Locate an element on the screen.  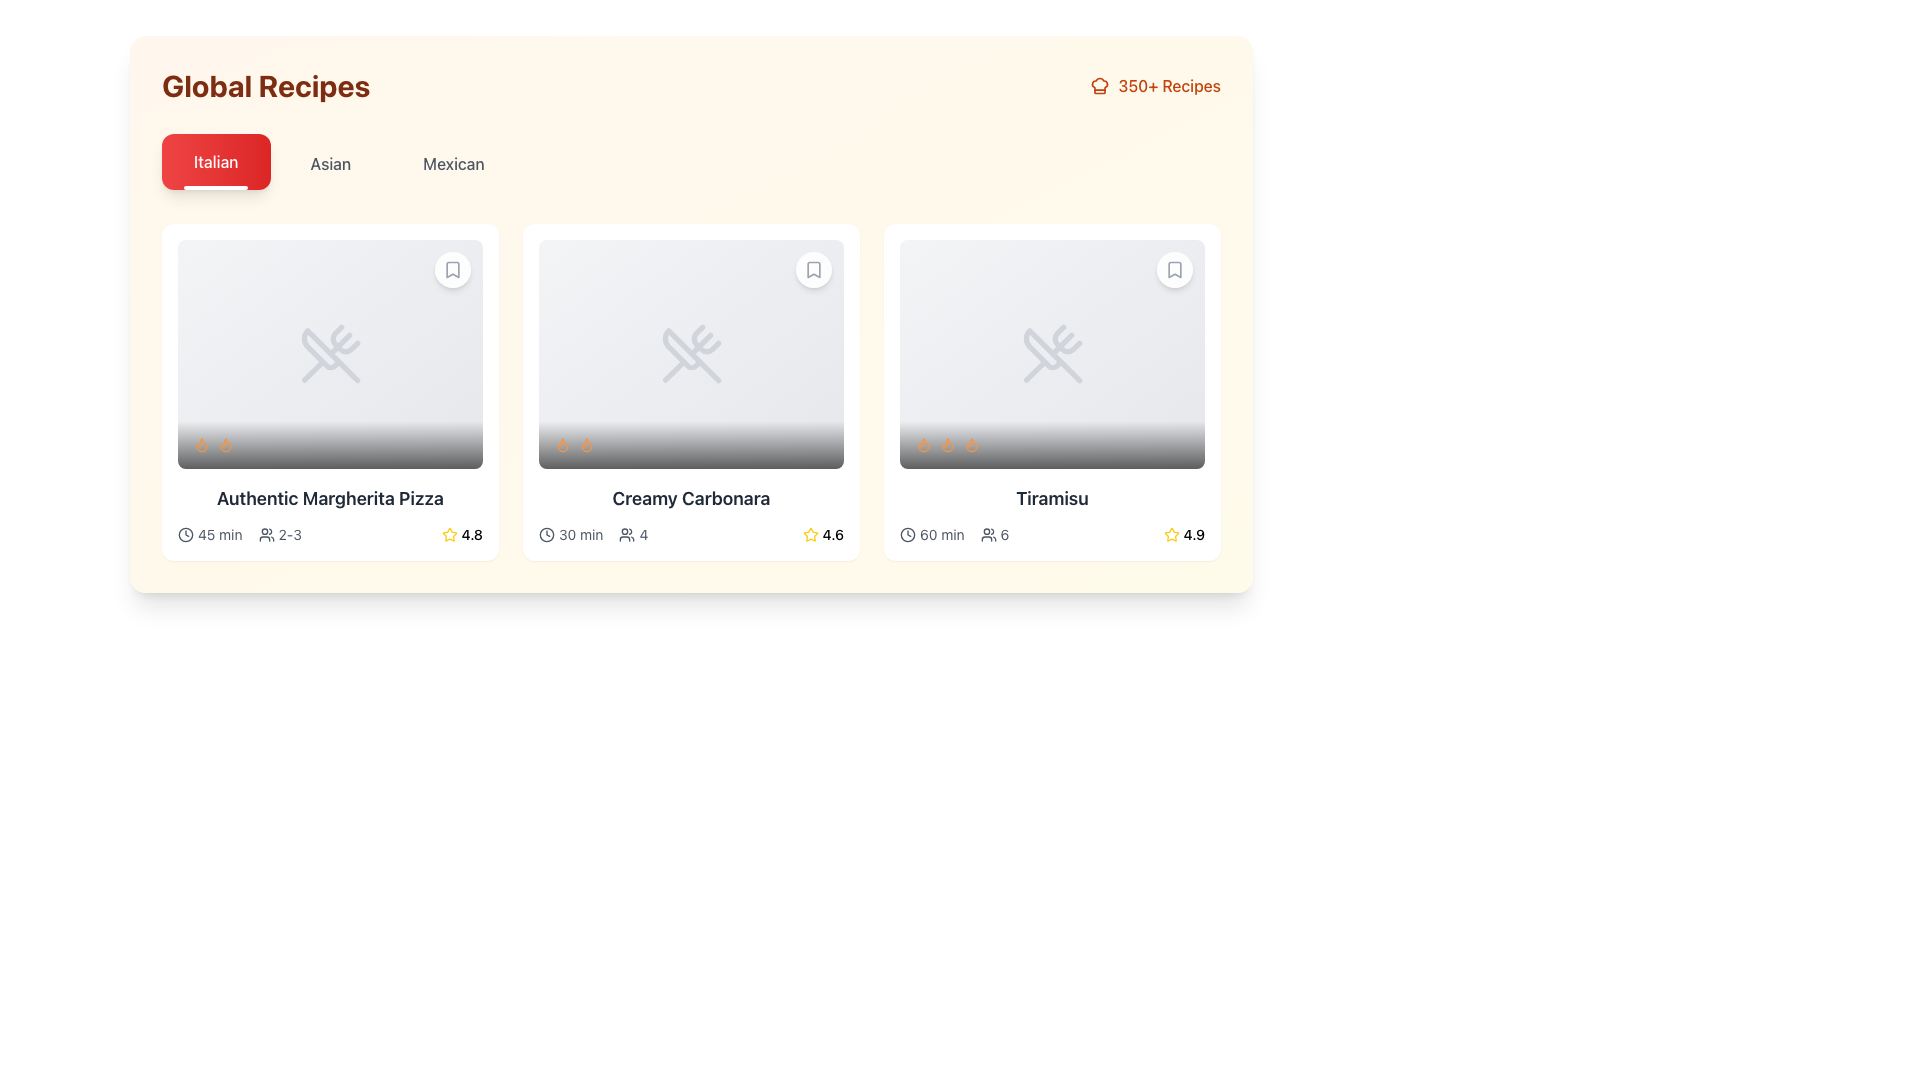
the non-interactive rating display showing '4.8' for the 'Authentic Margherita Pizza' card located in the bottom-right corner is located at coordinates (461, 533).